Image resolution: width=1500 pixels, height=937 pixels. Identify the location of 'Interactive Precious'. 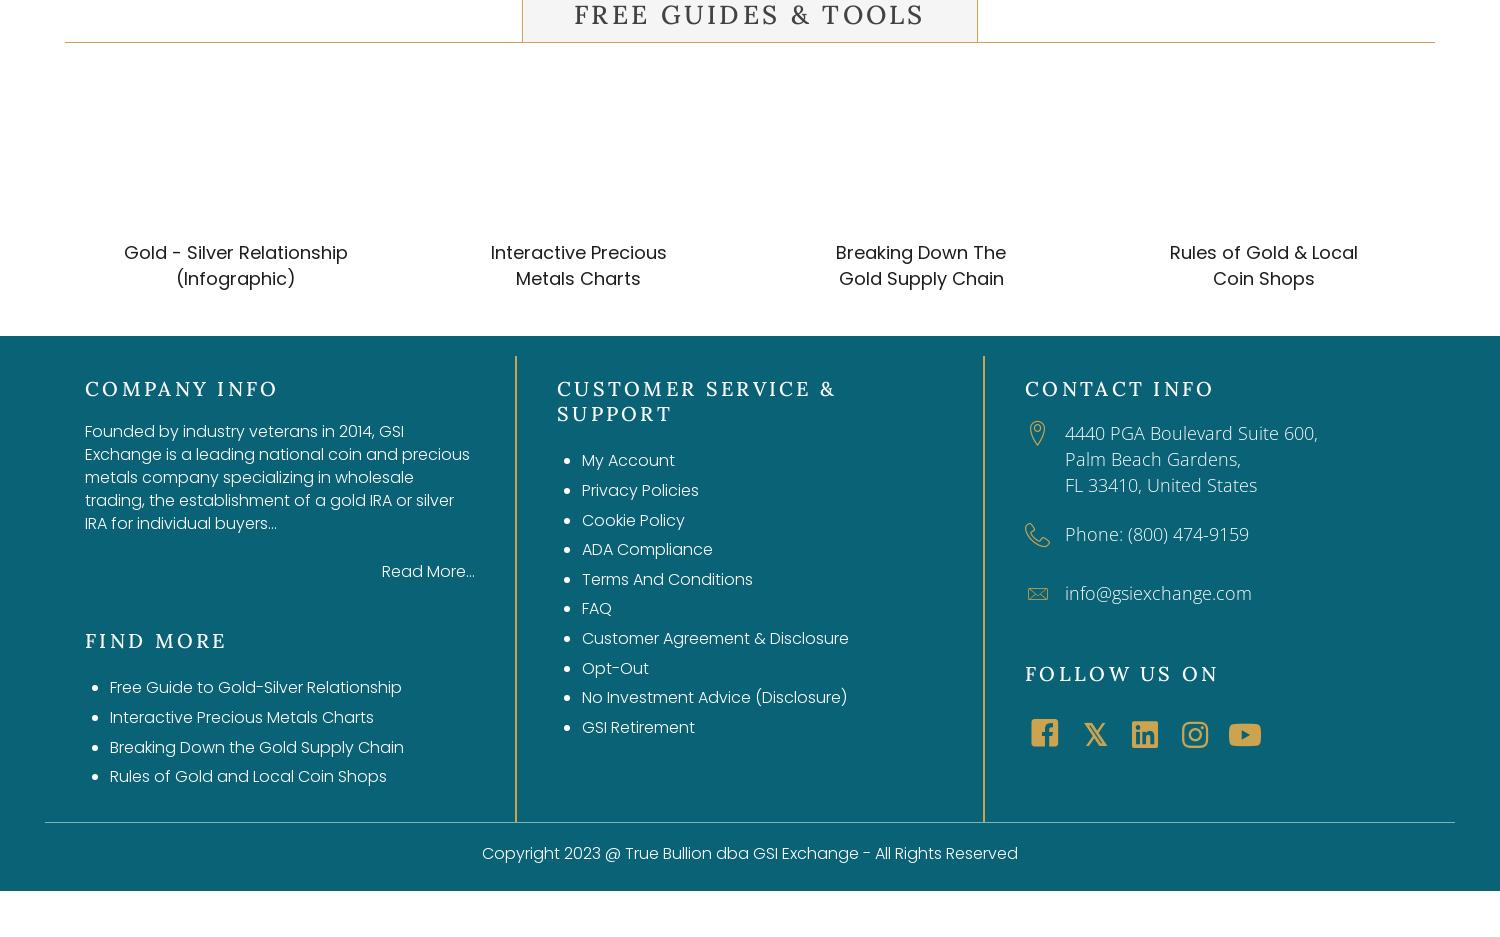
(576, 250).